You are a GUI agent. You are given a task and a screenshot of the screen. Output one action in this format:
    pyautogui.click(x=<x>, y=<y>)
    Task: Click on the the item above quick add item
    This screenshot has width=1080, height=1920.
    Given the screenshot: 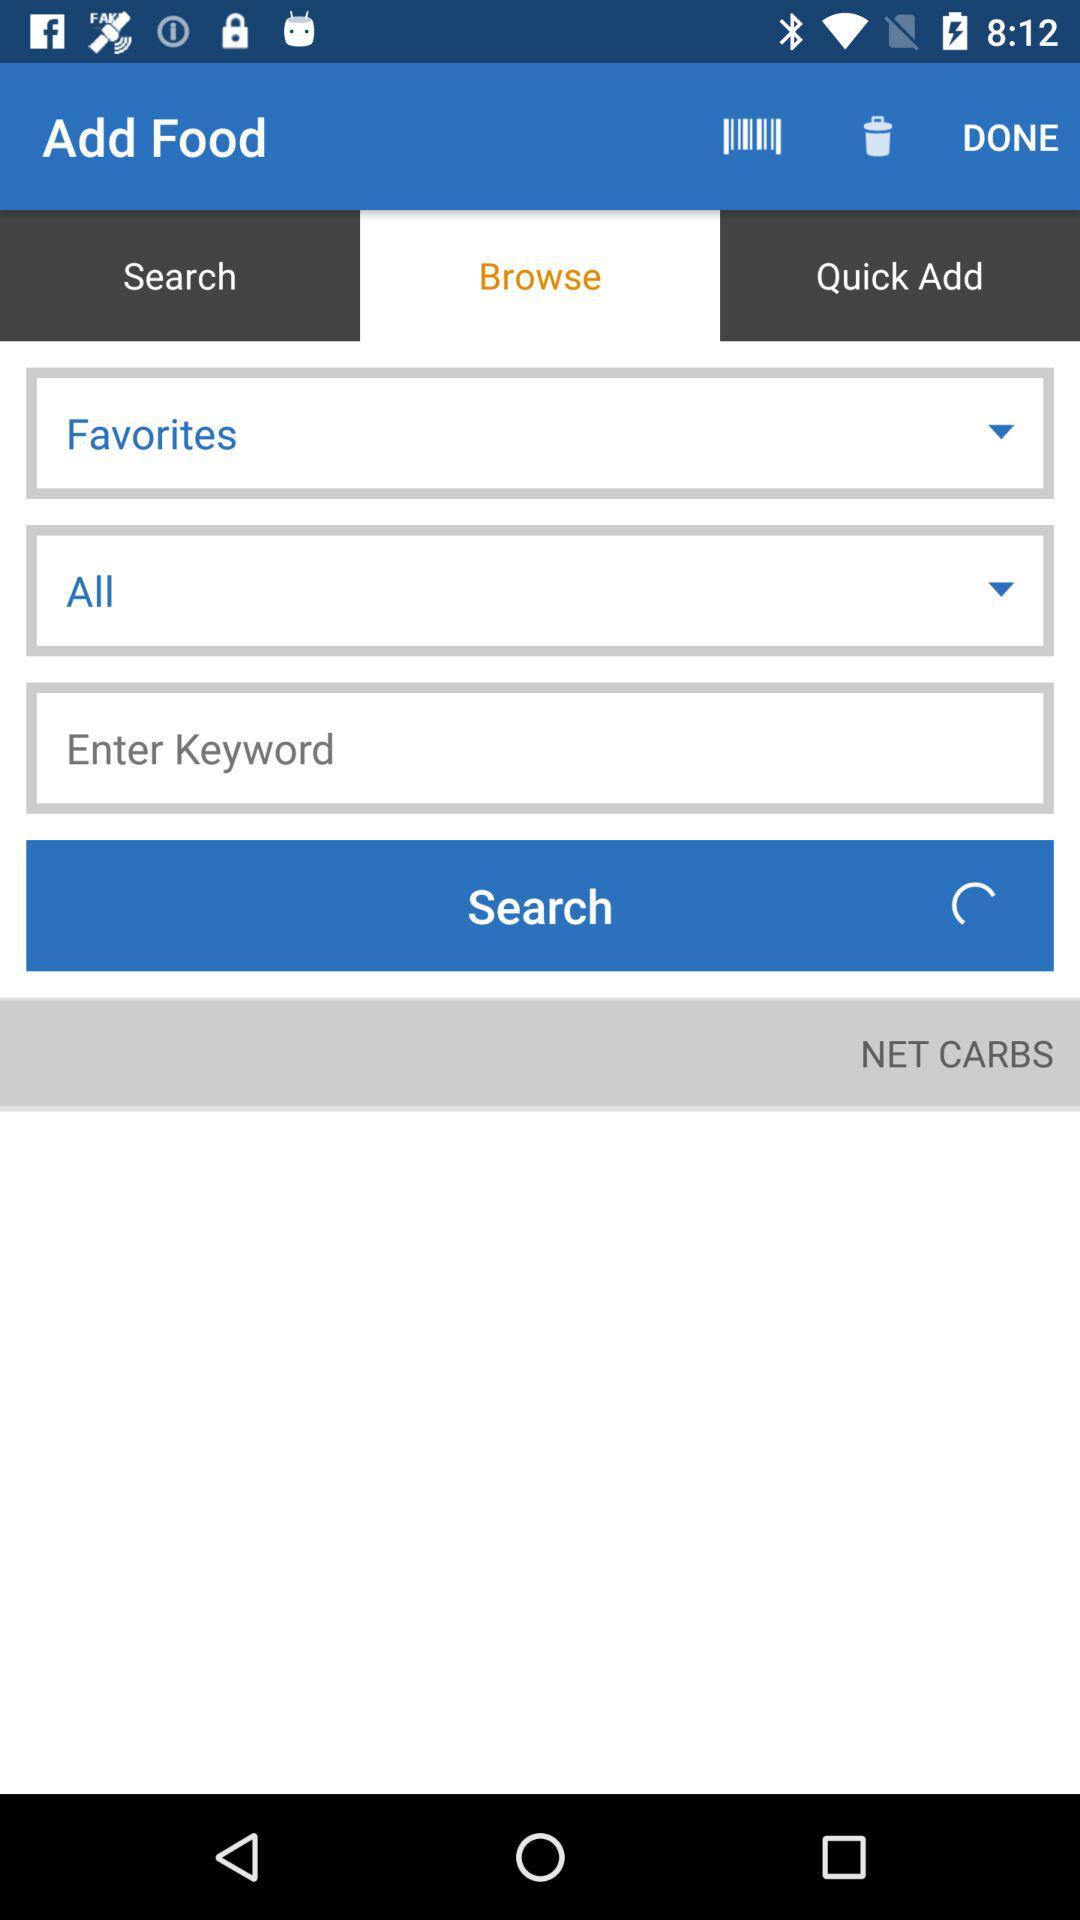 What is the action you would take?
    pyautogui.click(x=877, y=135)
    